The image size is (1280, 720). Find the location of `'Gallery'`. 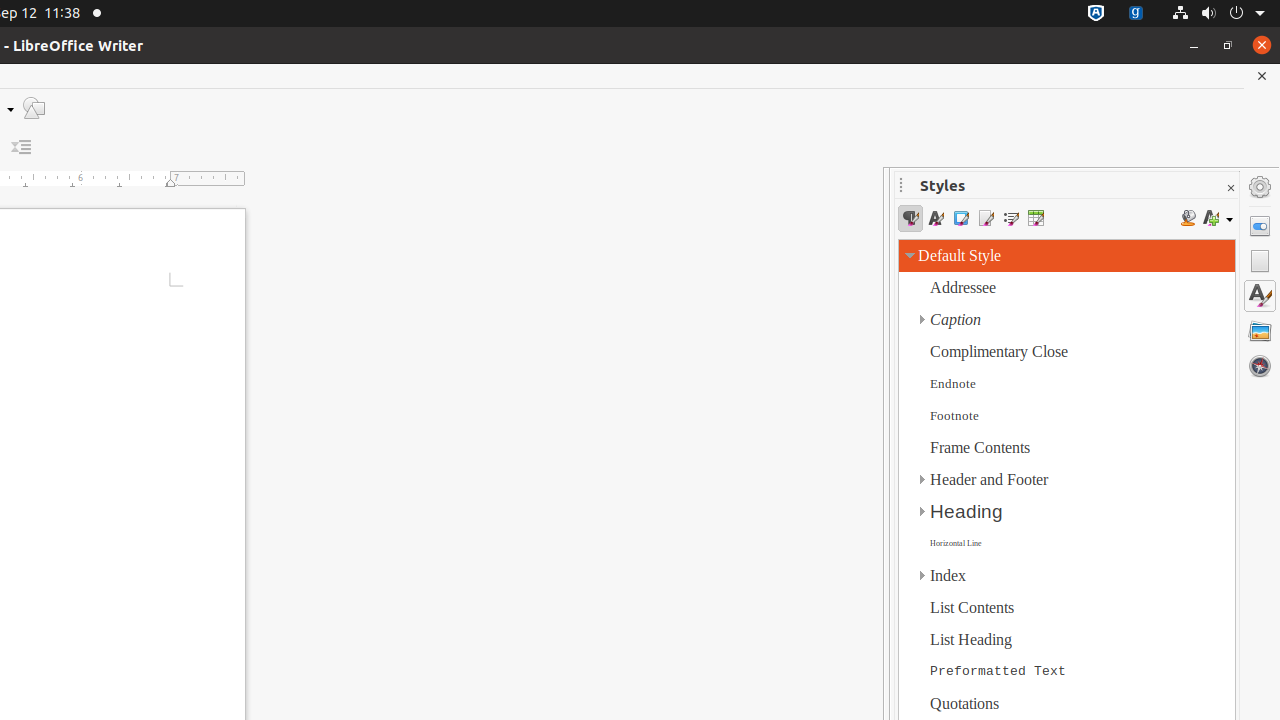

'Gallery' is located at coordinates (1259, 329).